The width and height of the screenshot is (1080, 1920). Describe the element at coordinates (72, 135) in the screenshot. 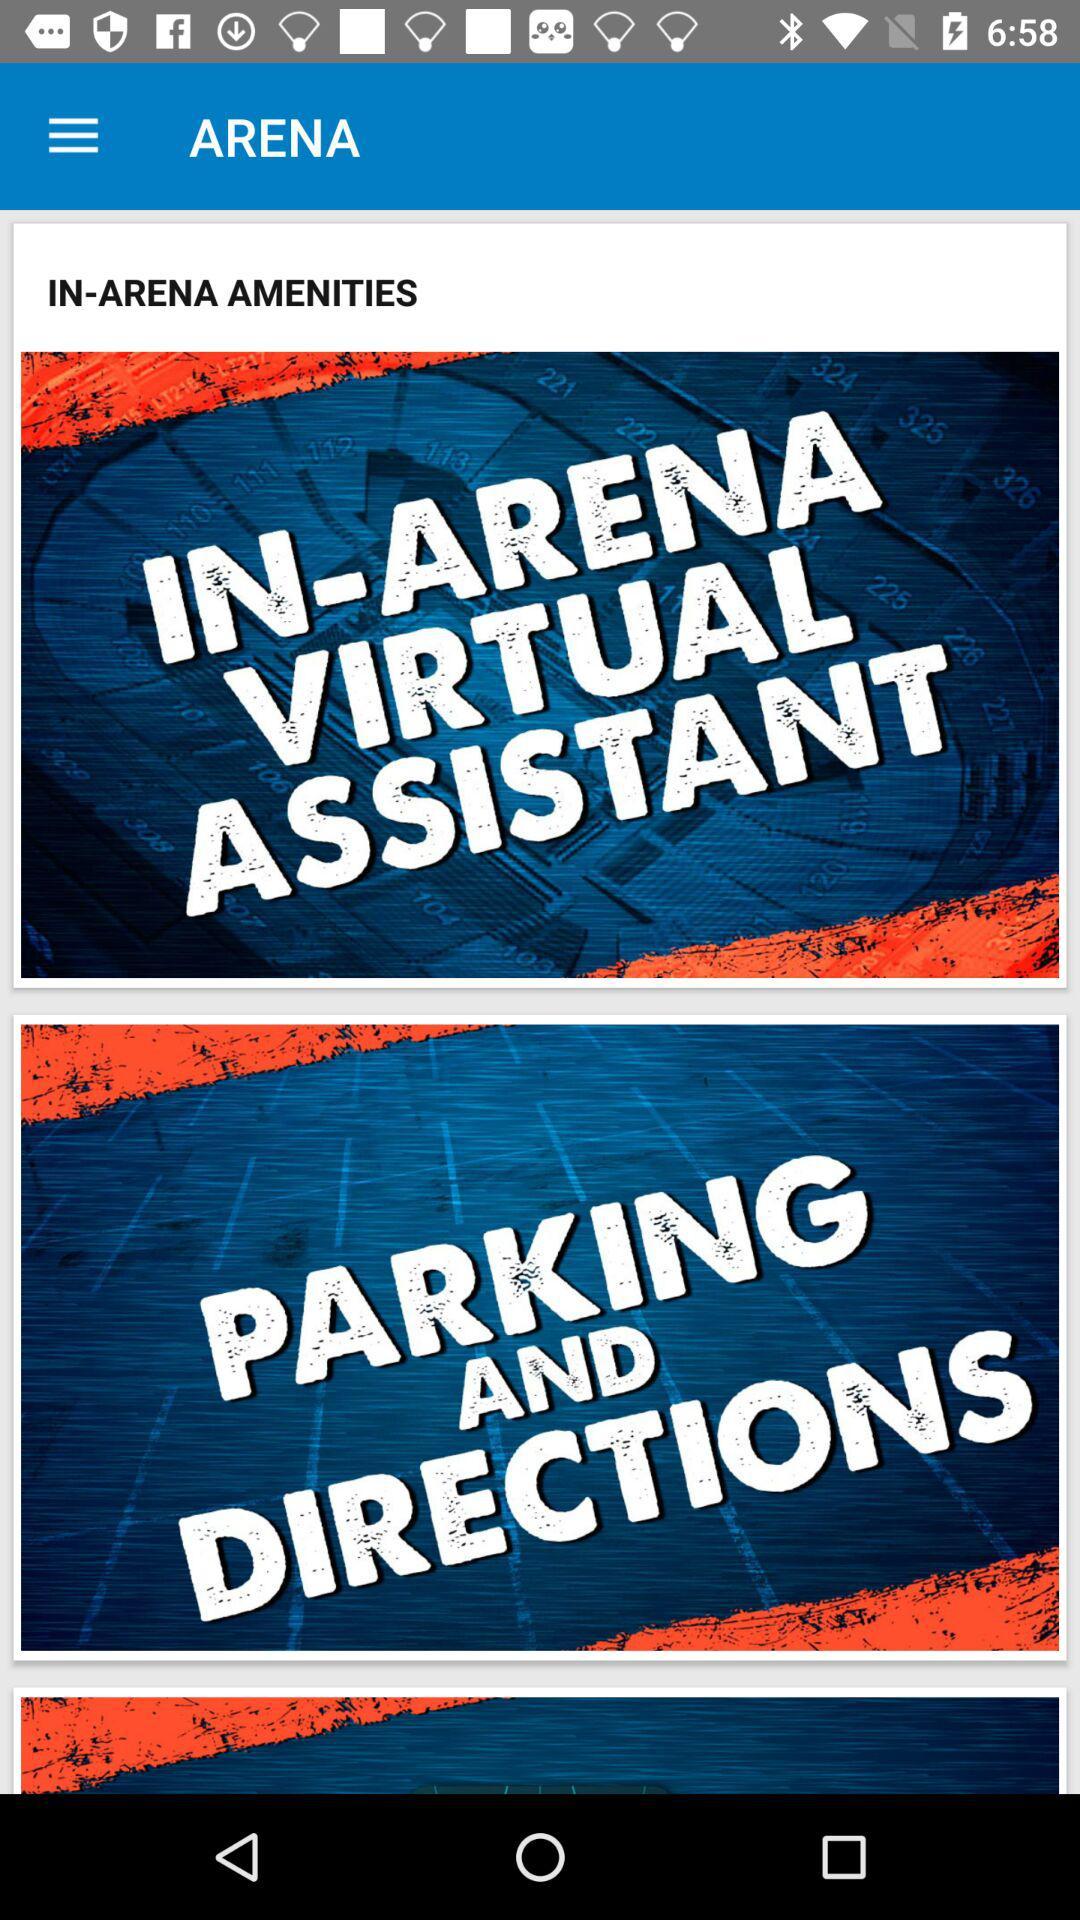

I see `item next to the arena item` at that location.